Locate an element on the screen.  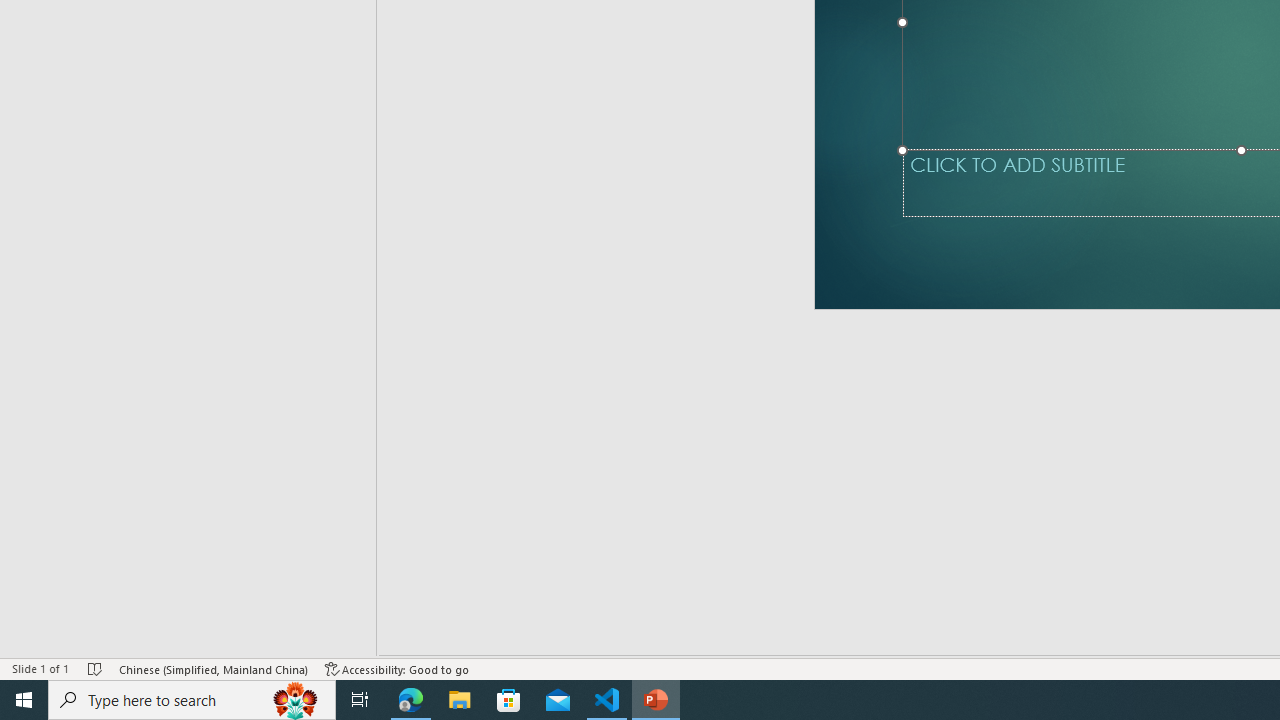
'File Explorer' is located at coordinates (459, 698).